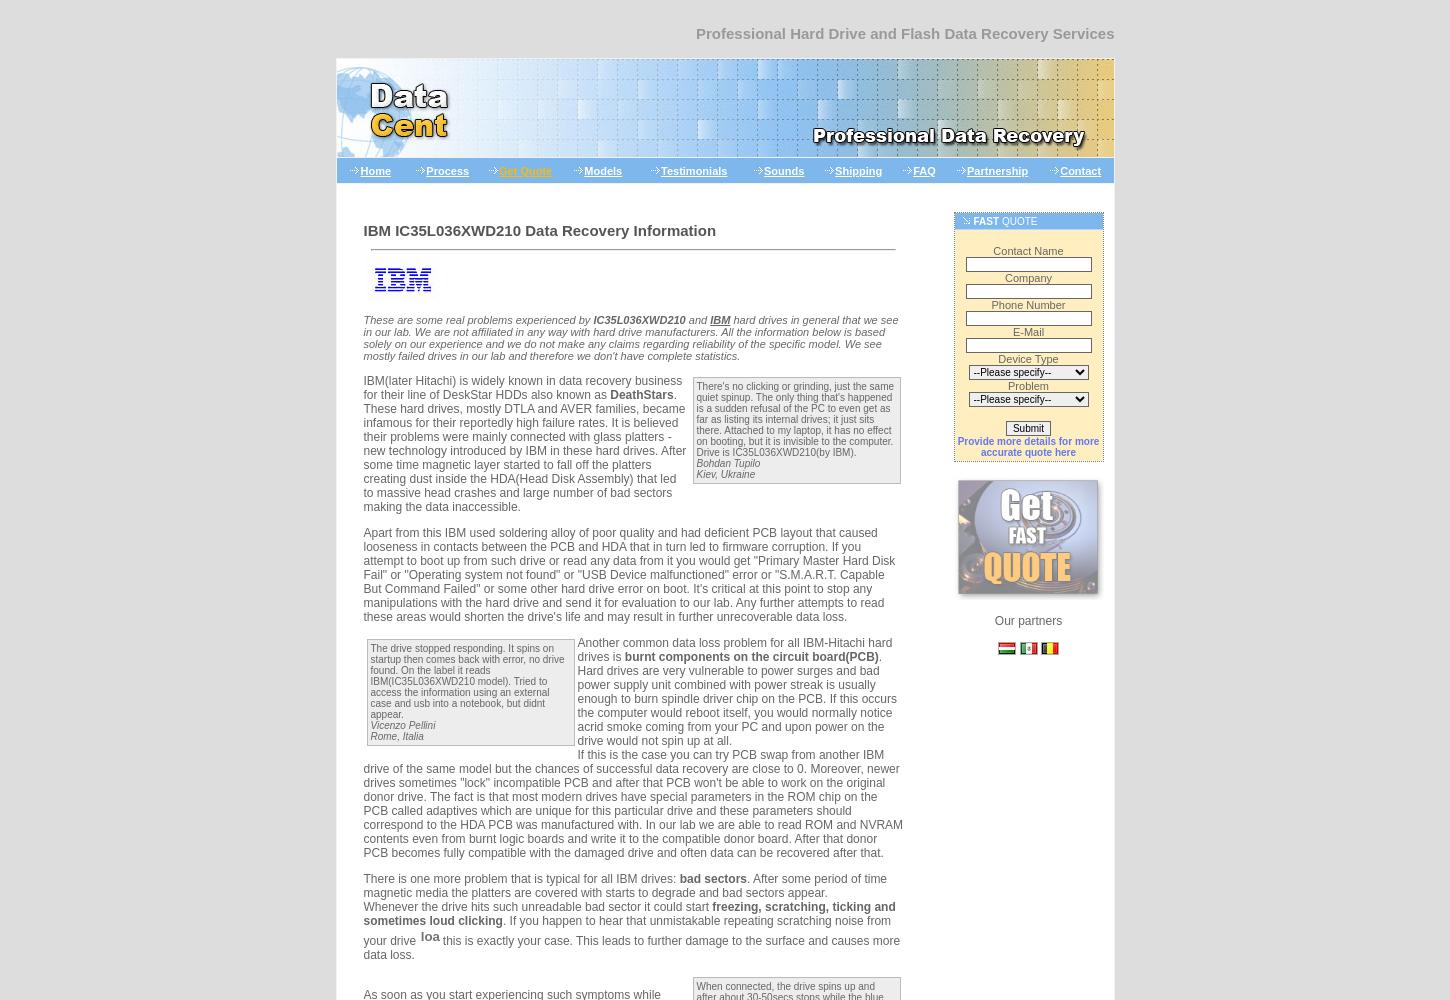 This screenshot has width=1450, height=1000. Describe the element at coordinates (1028, 619) in the screenshot. I see `'Our partners'` at that location.